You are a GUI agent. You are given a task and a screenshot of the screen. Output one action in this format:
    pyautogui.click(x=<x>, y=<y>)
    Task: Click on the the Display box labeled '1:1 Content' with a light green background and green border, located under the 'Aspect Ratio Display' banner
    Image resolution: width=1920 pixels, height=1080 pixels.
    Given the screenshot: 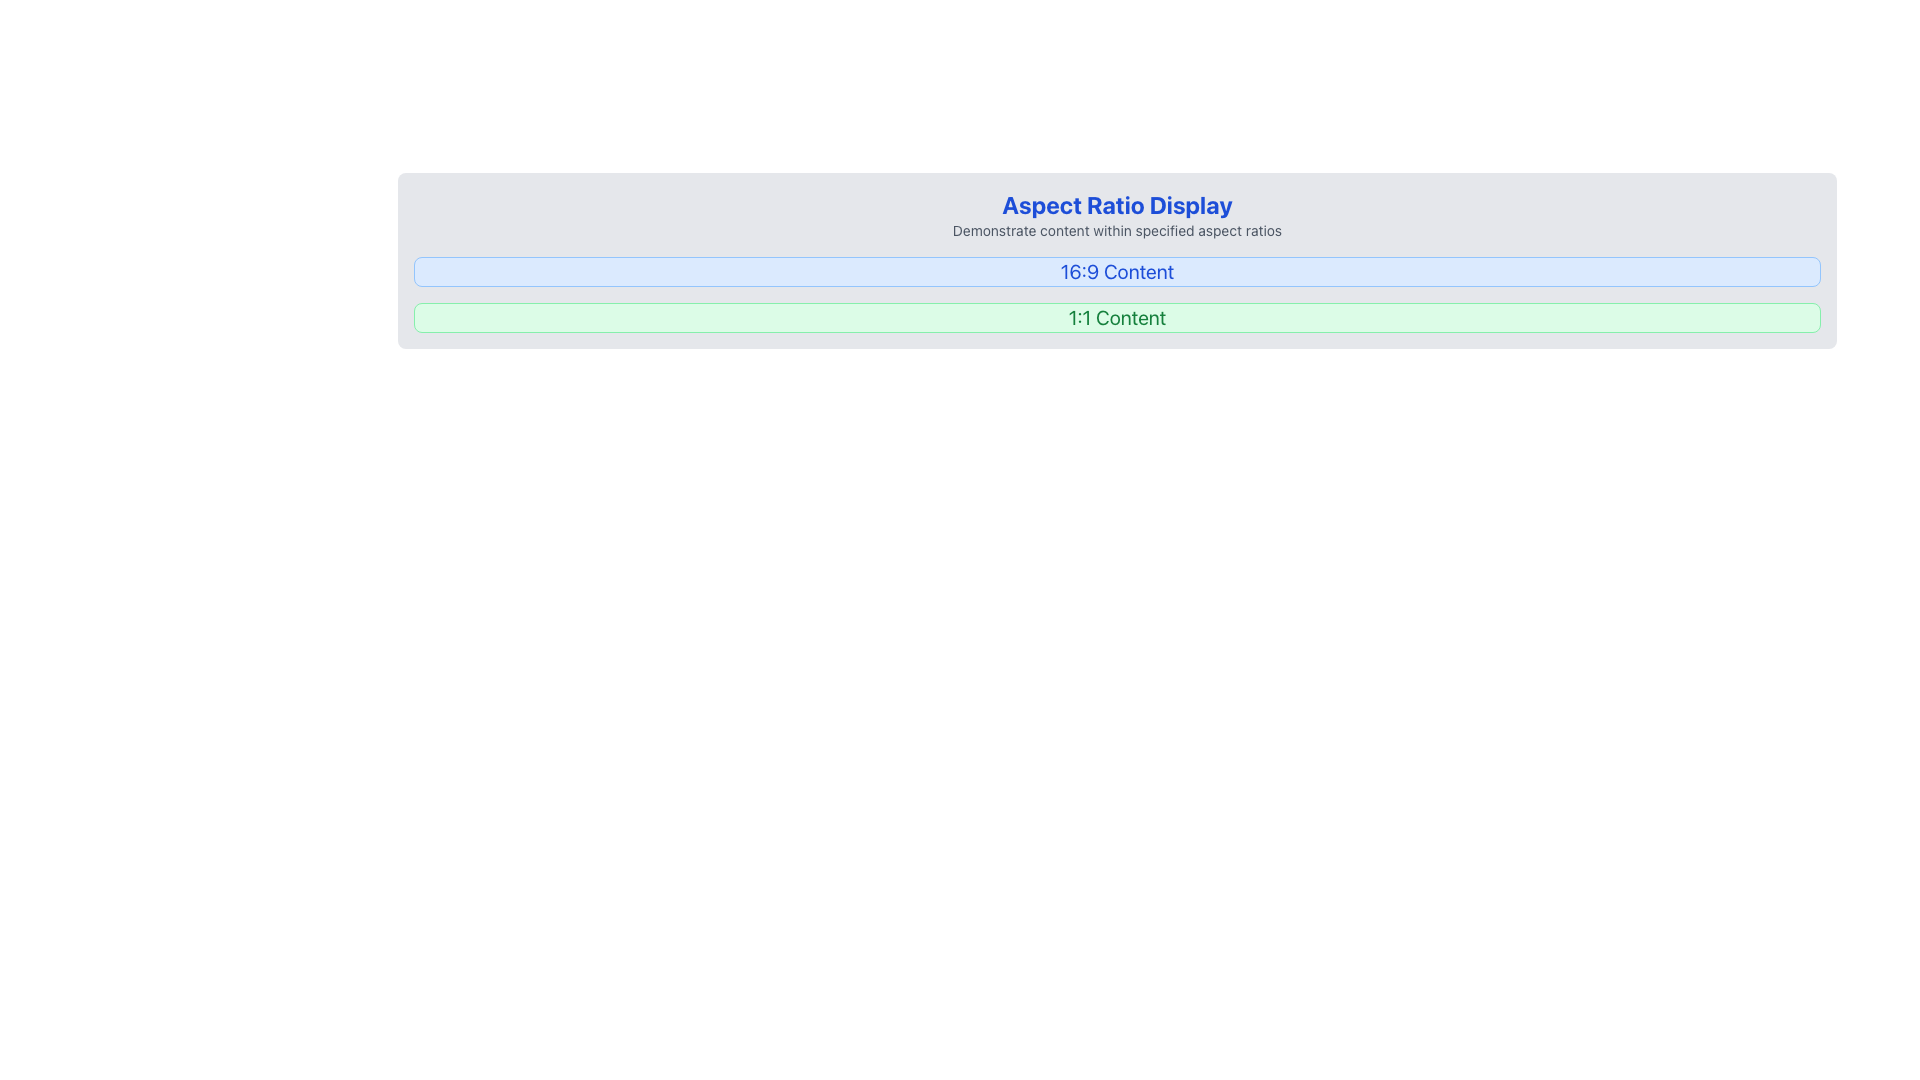 What is the action you would take?
    pyautogui.click(x=1116, y=316)
    